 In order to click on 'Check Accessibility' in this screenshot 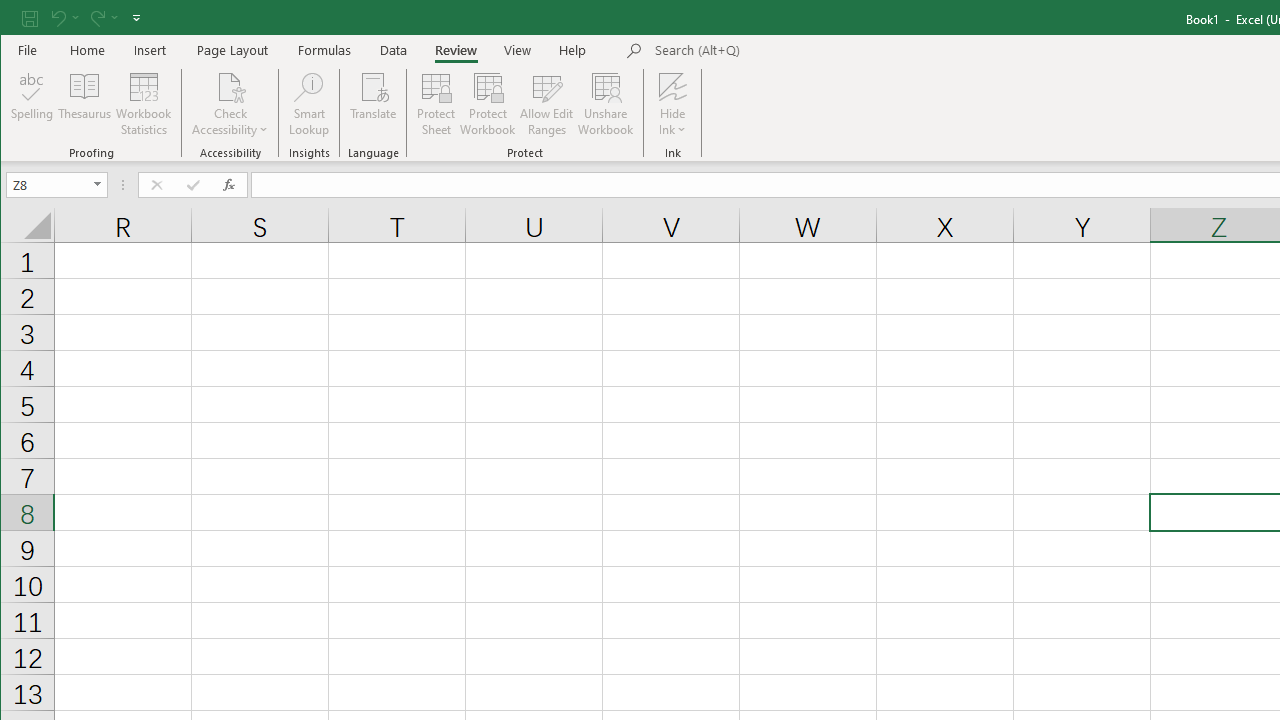, I will do `click(230, 85)`.